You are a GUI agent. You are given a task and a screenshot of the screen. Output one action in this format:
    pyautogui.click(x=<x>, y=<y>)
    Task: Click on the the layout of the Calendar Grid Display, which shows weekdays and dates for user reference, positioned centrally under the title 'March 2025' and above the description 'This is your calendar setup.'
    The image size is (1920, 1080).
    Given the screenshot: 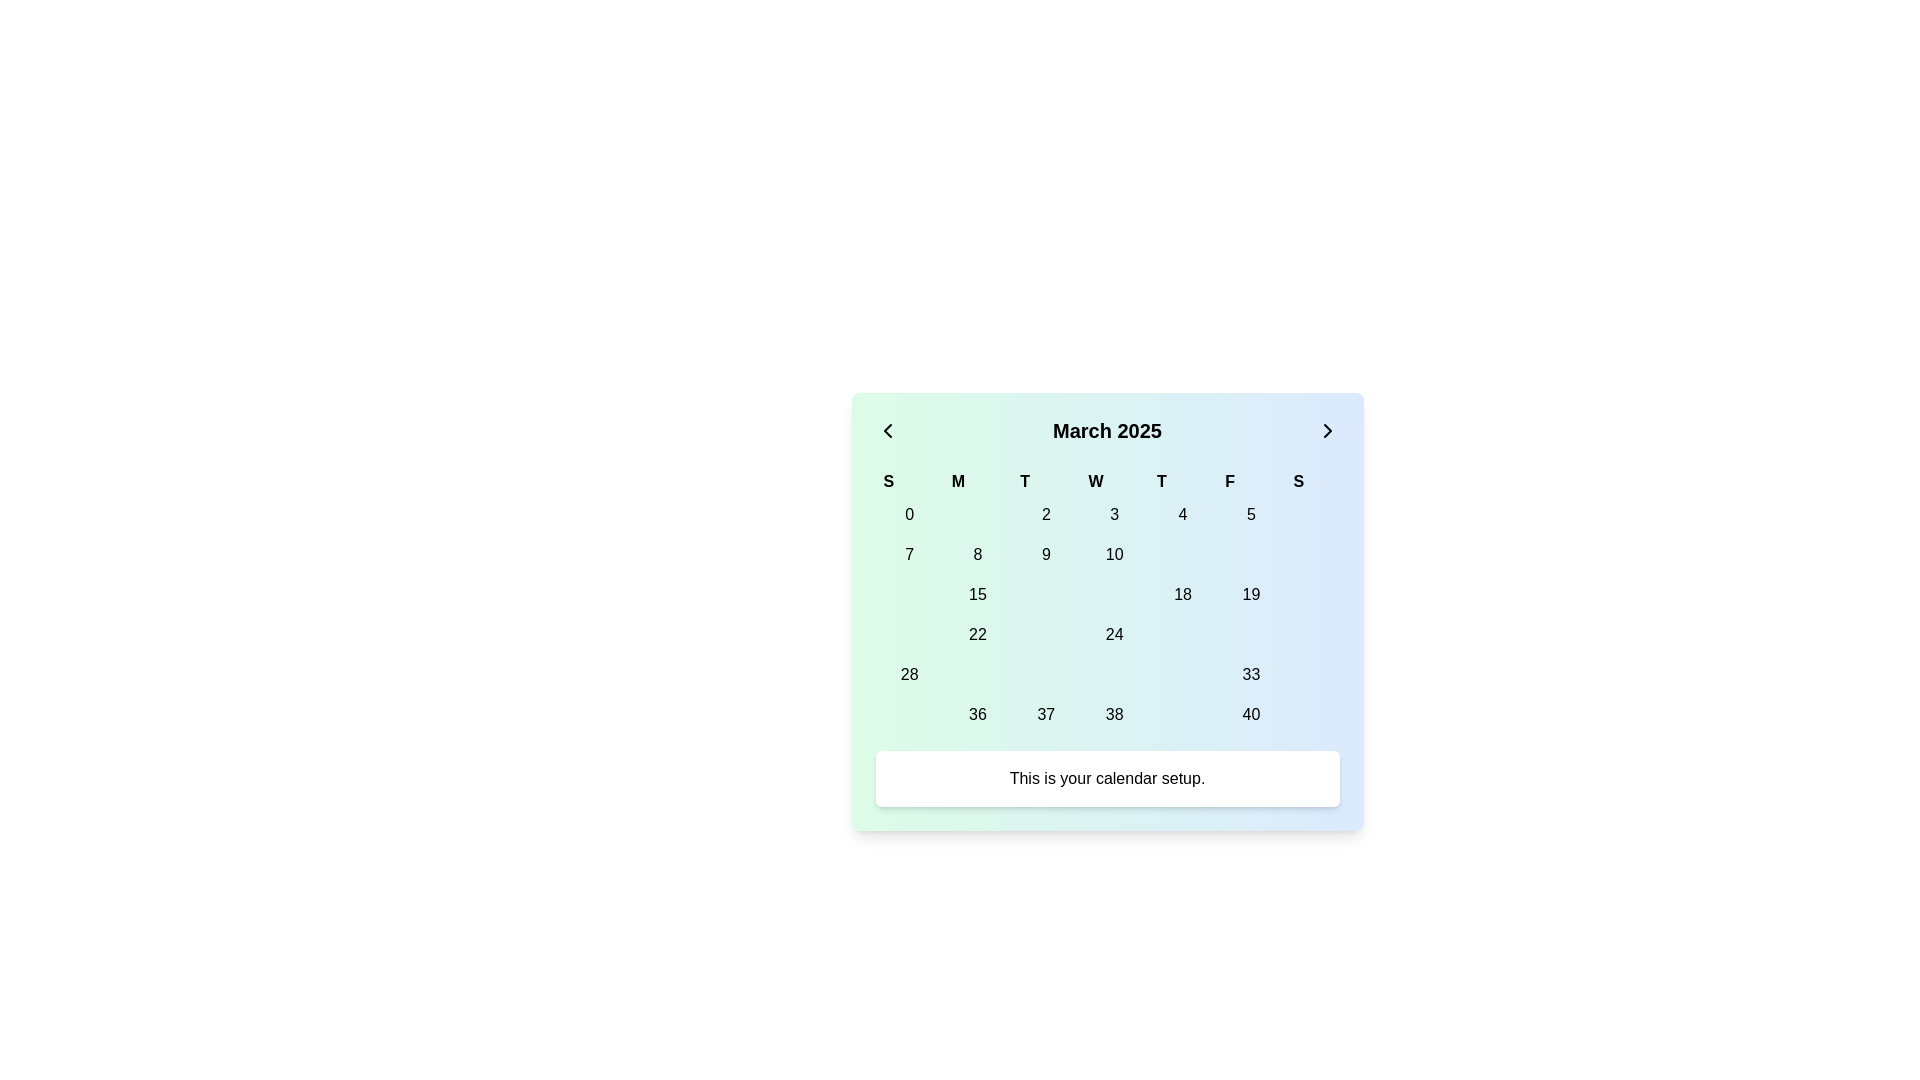 What is the action you would take?
    pyautogui.click(x=1106, y=600)
    